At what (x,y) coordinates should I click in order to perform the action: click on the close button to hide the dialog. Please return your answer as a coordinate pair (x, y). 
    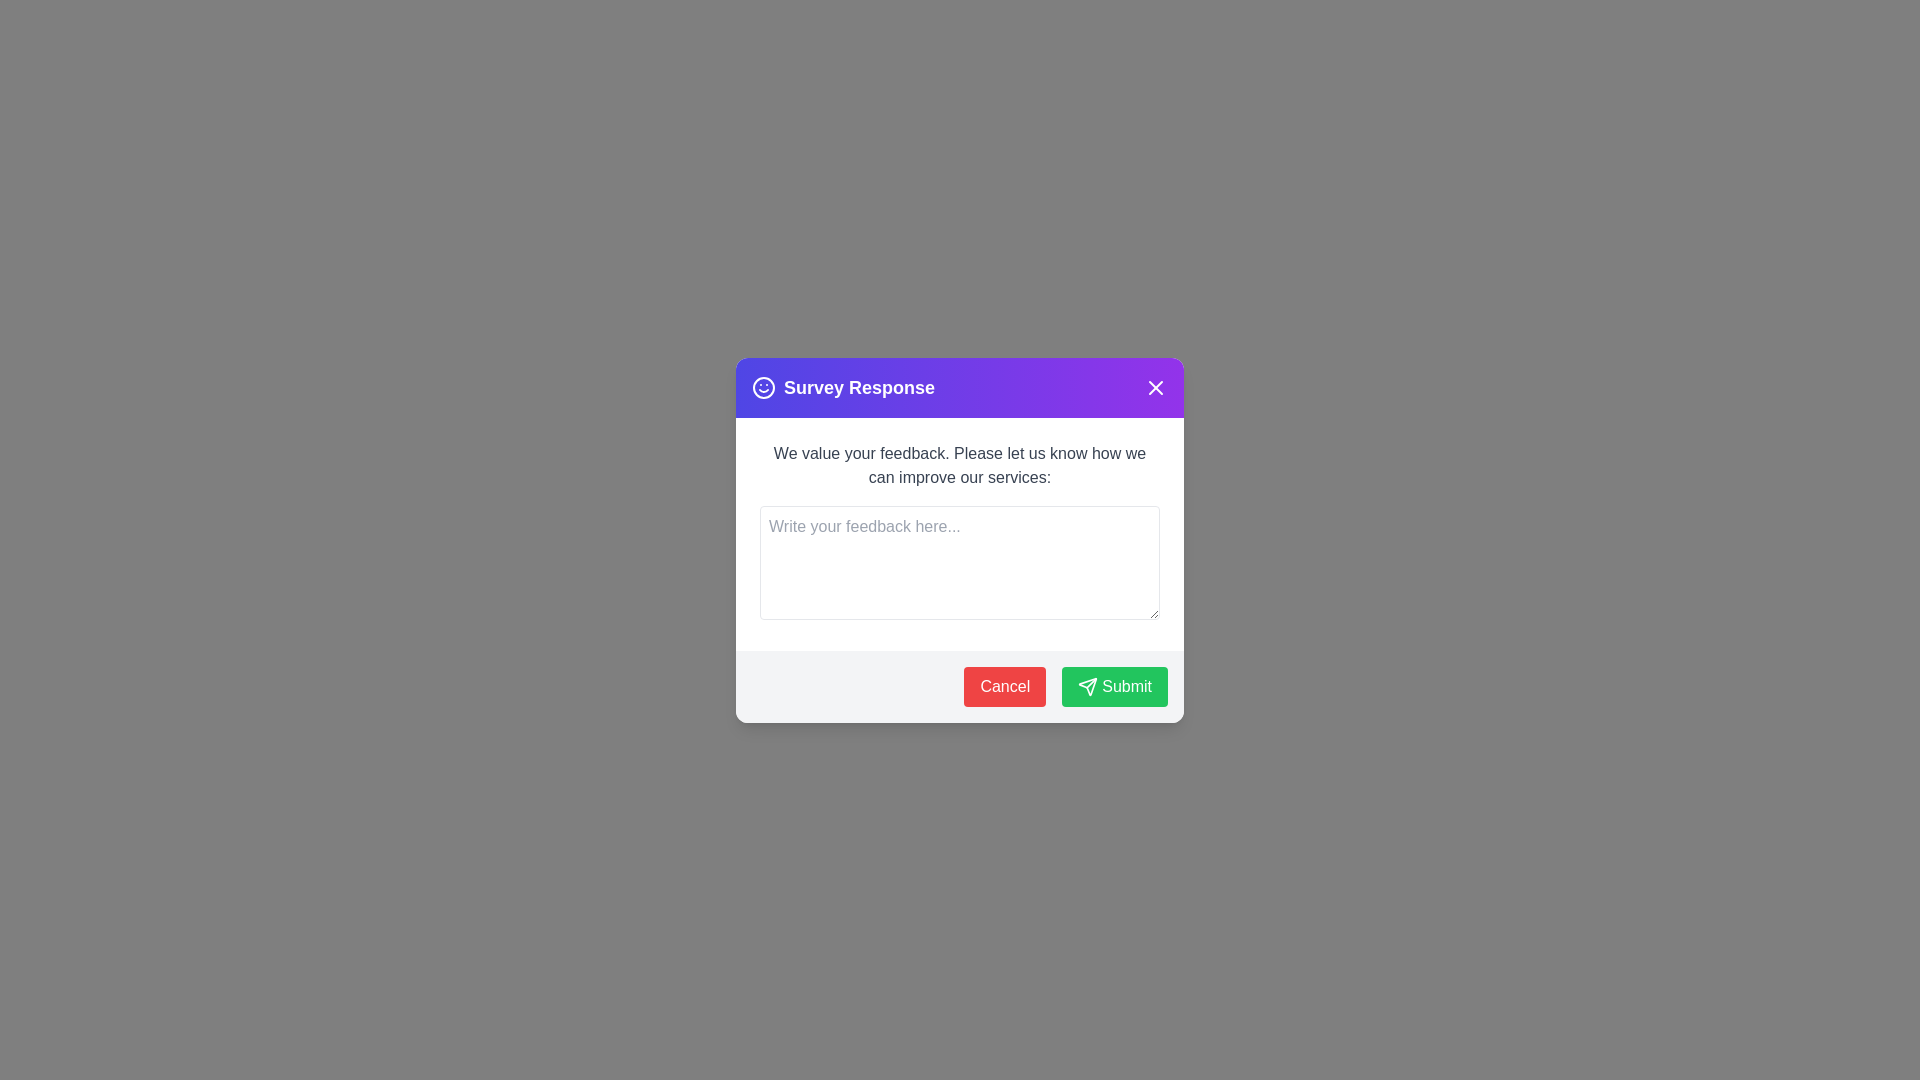
    Looking at the image, I should click on (1156, 387).